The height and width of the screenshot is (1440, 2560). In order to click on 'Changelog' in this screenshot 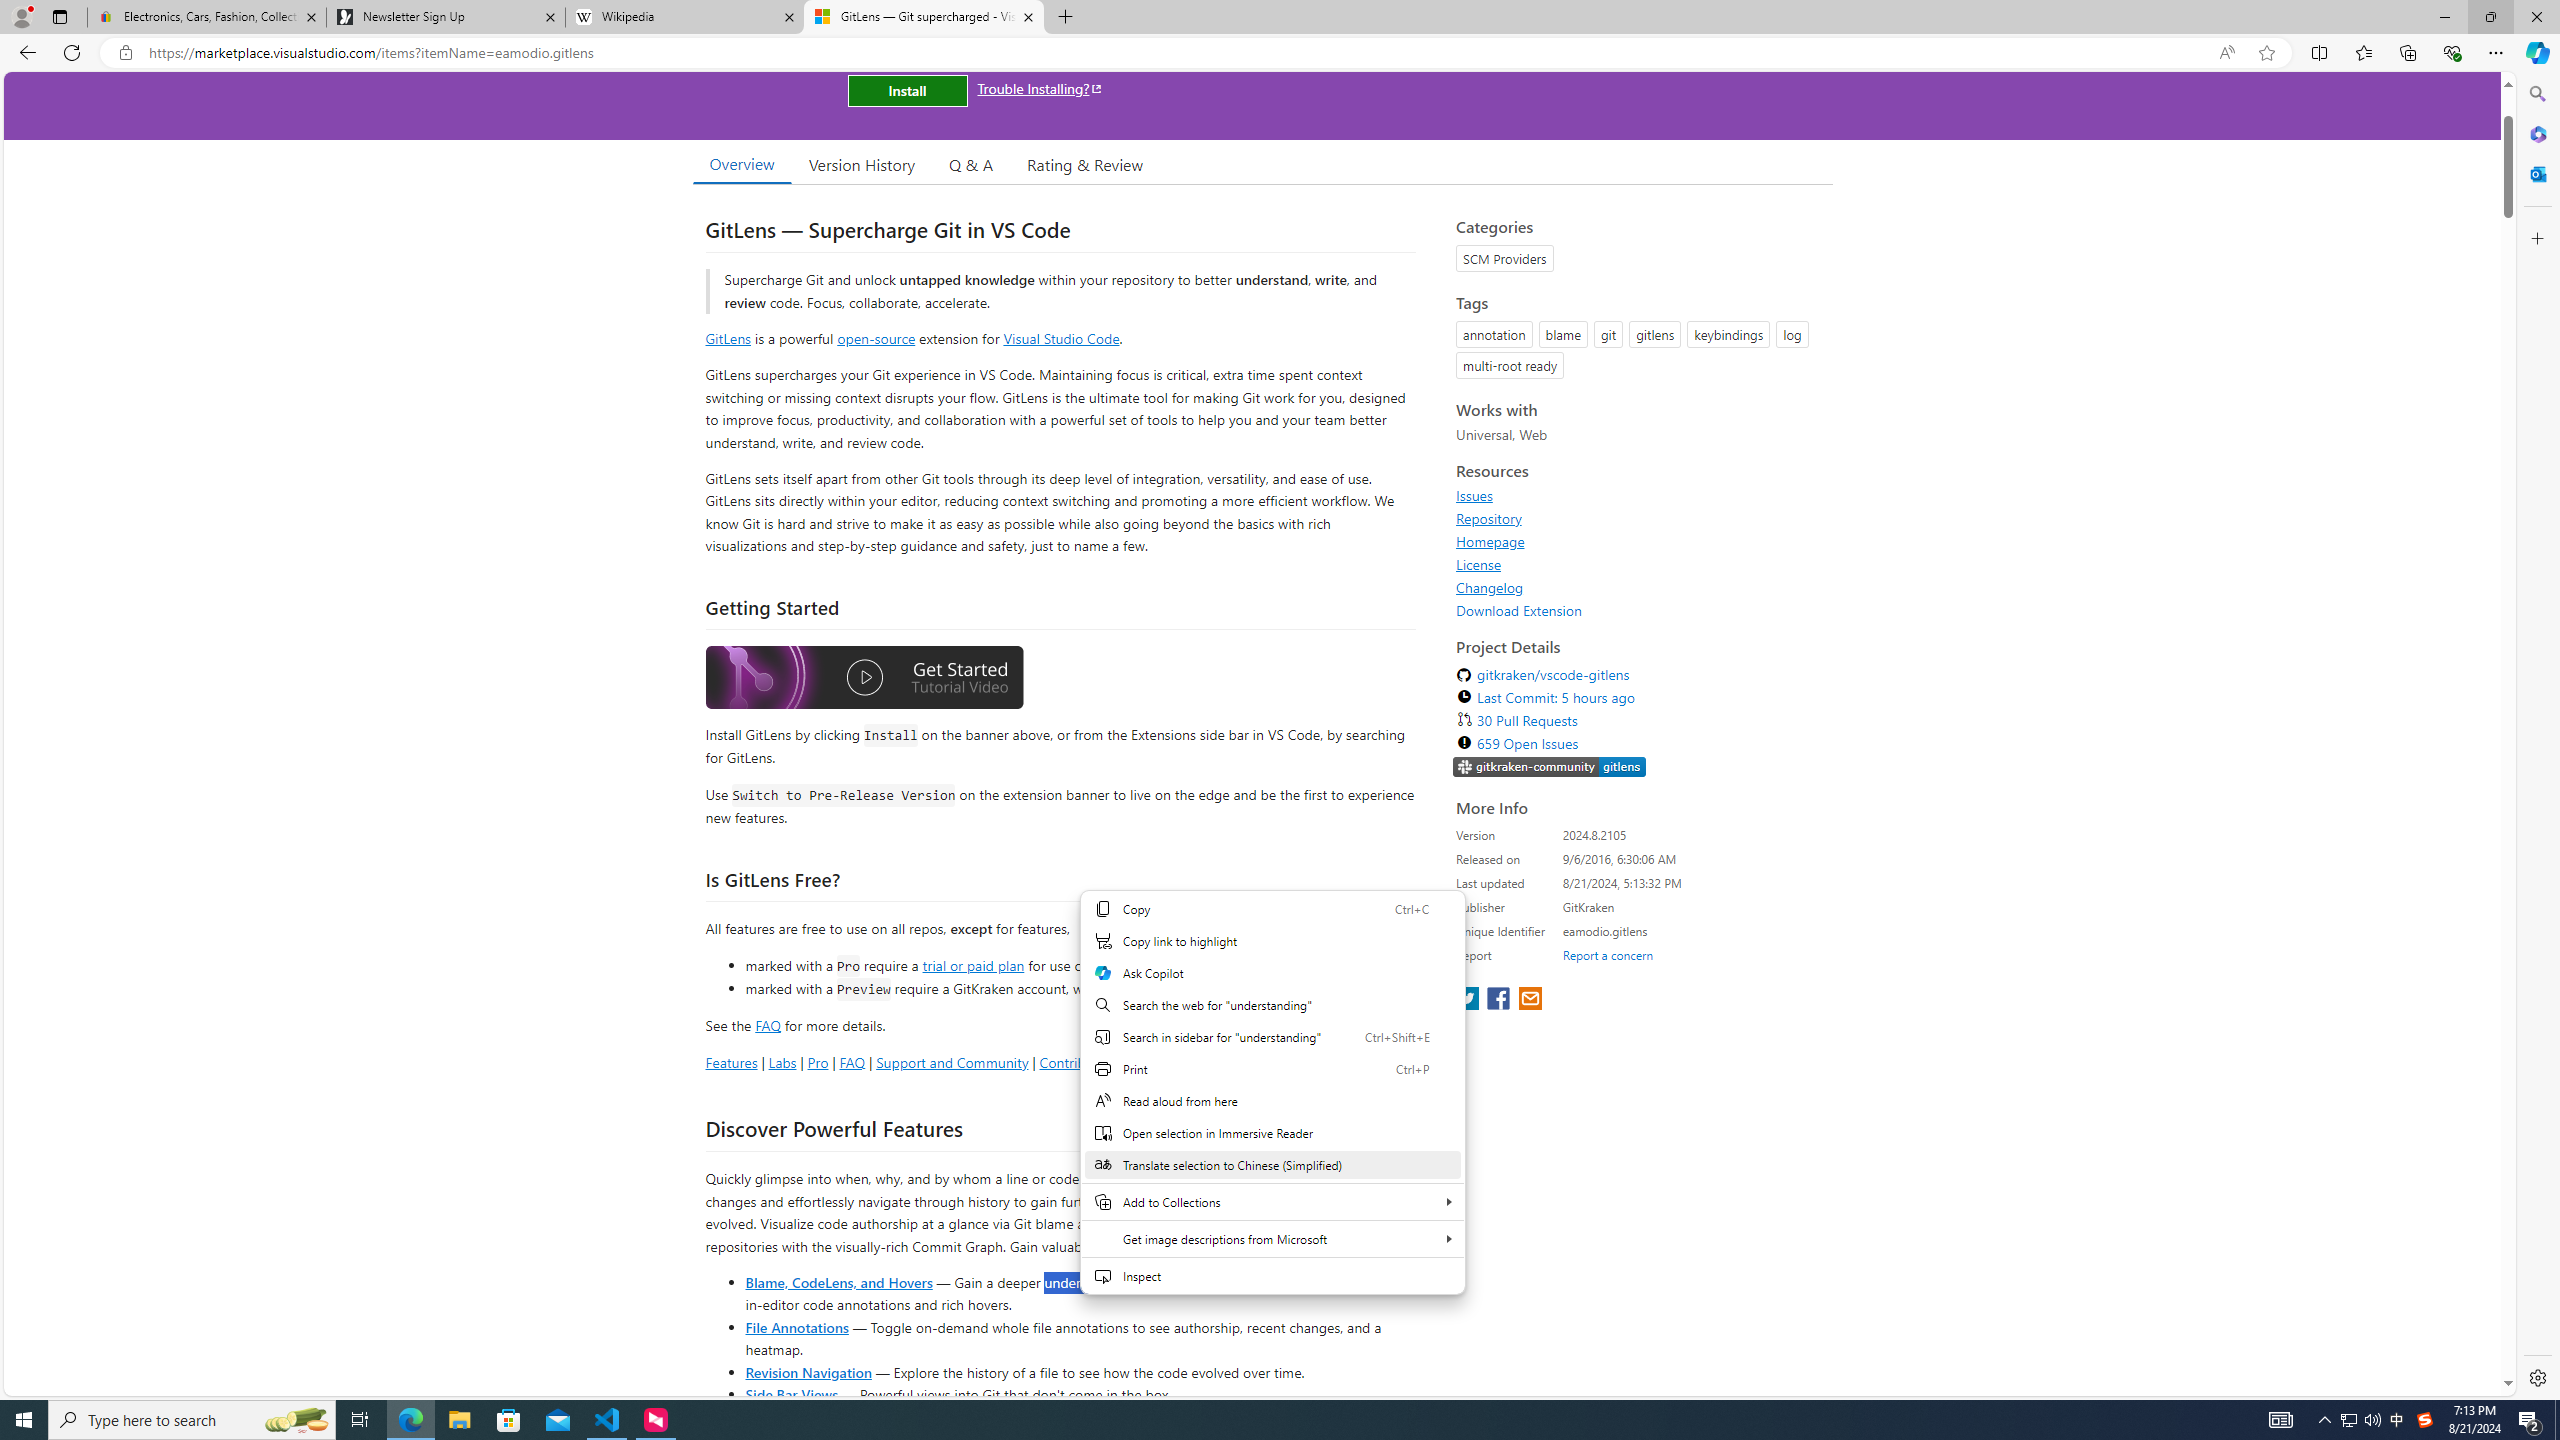, I will do `click(1488, 586)`.